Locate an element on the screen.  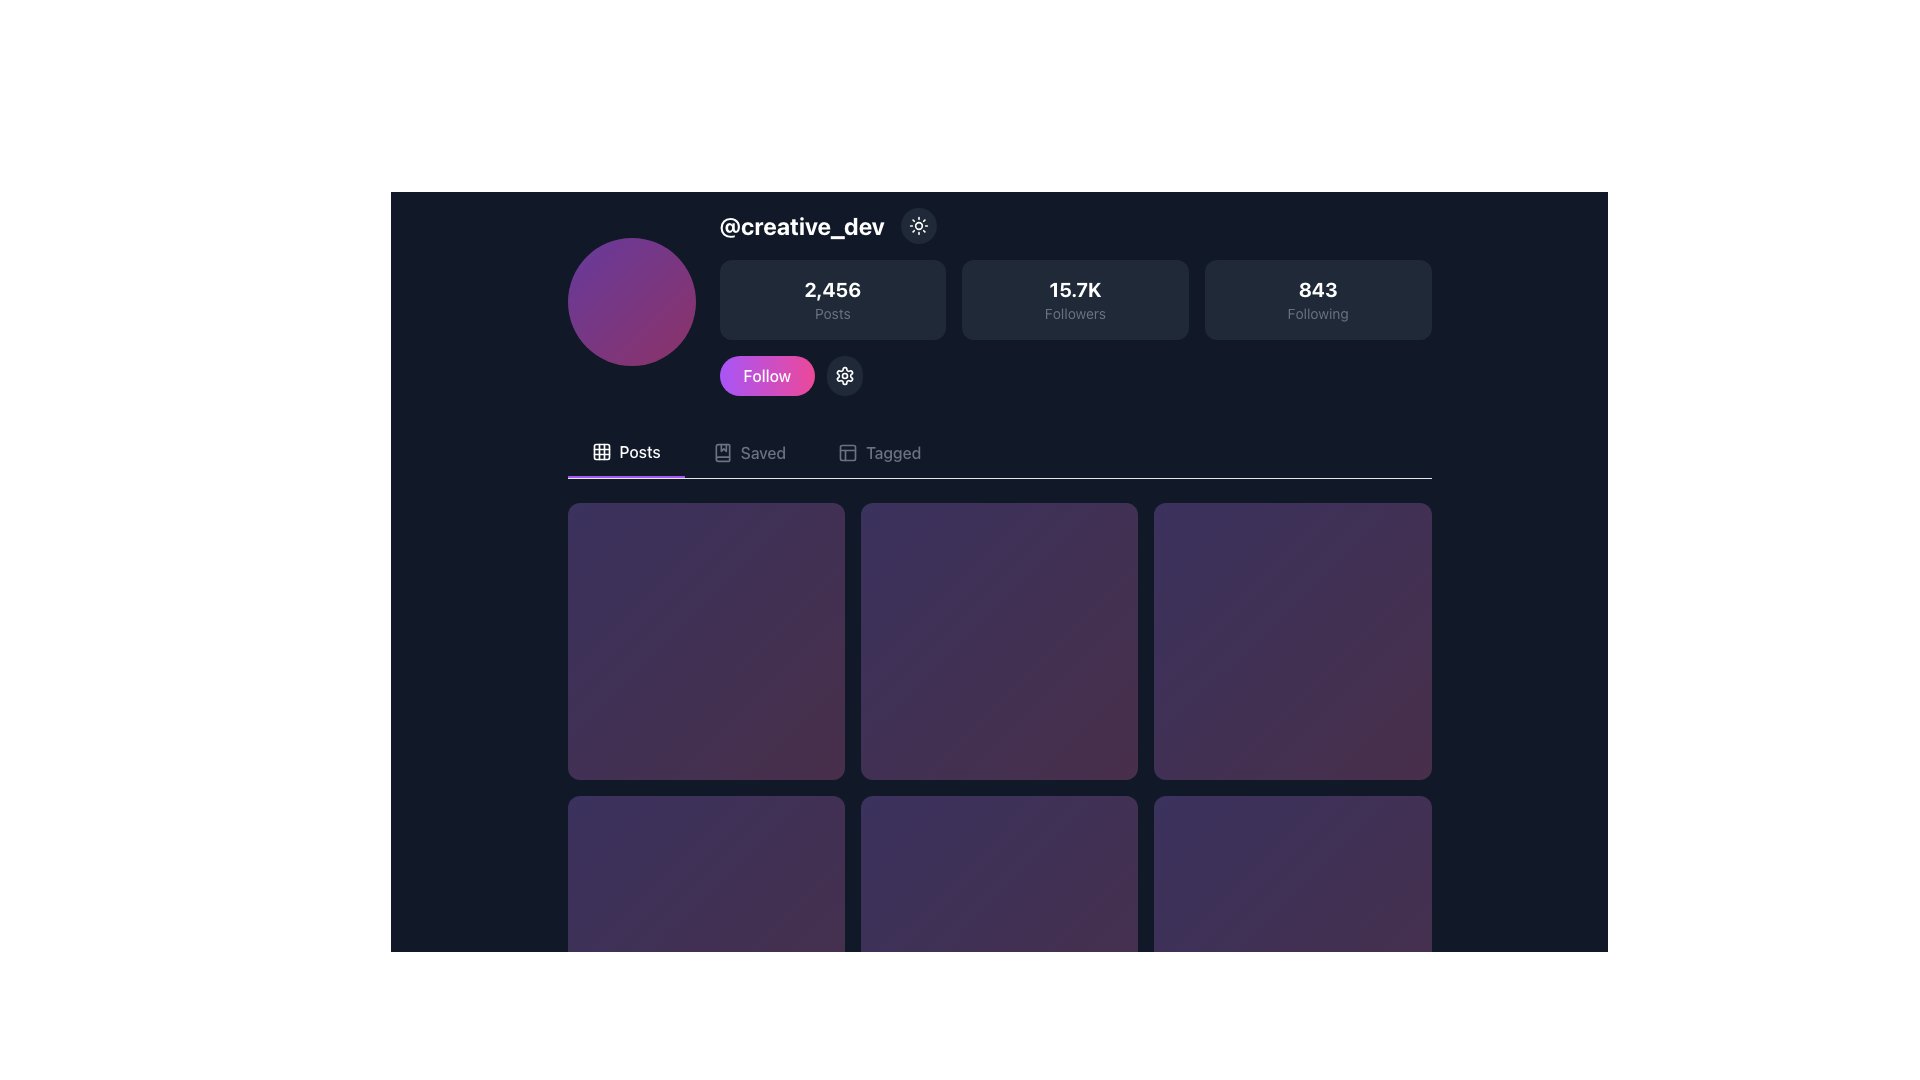
the navigation Text label in the interactive menu to redirect to the saved or bookmarked content section is located at coordinates (762, 452).